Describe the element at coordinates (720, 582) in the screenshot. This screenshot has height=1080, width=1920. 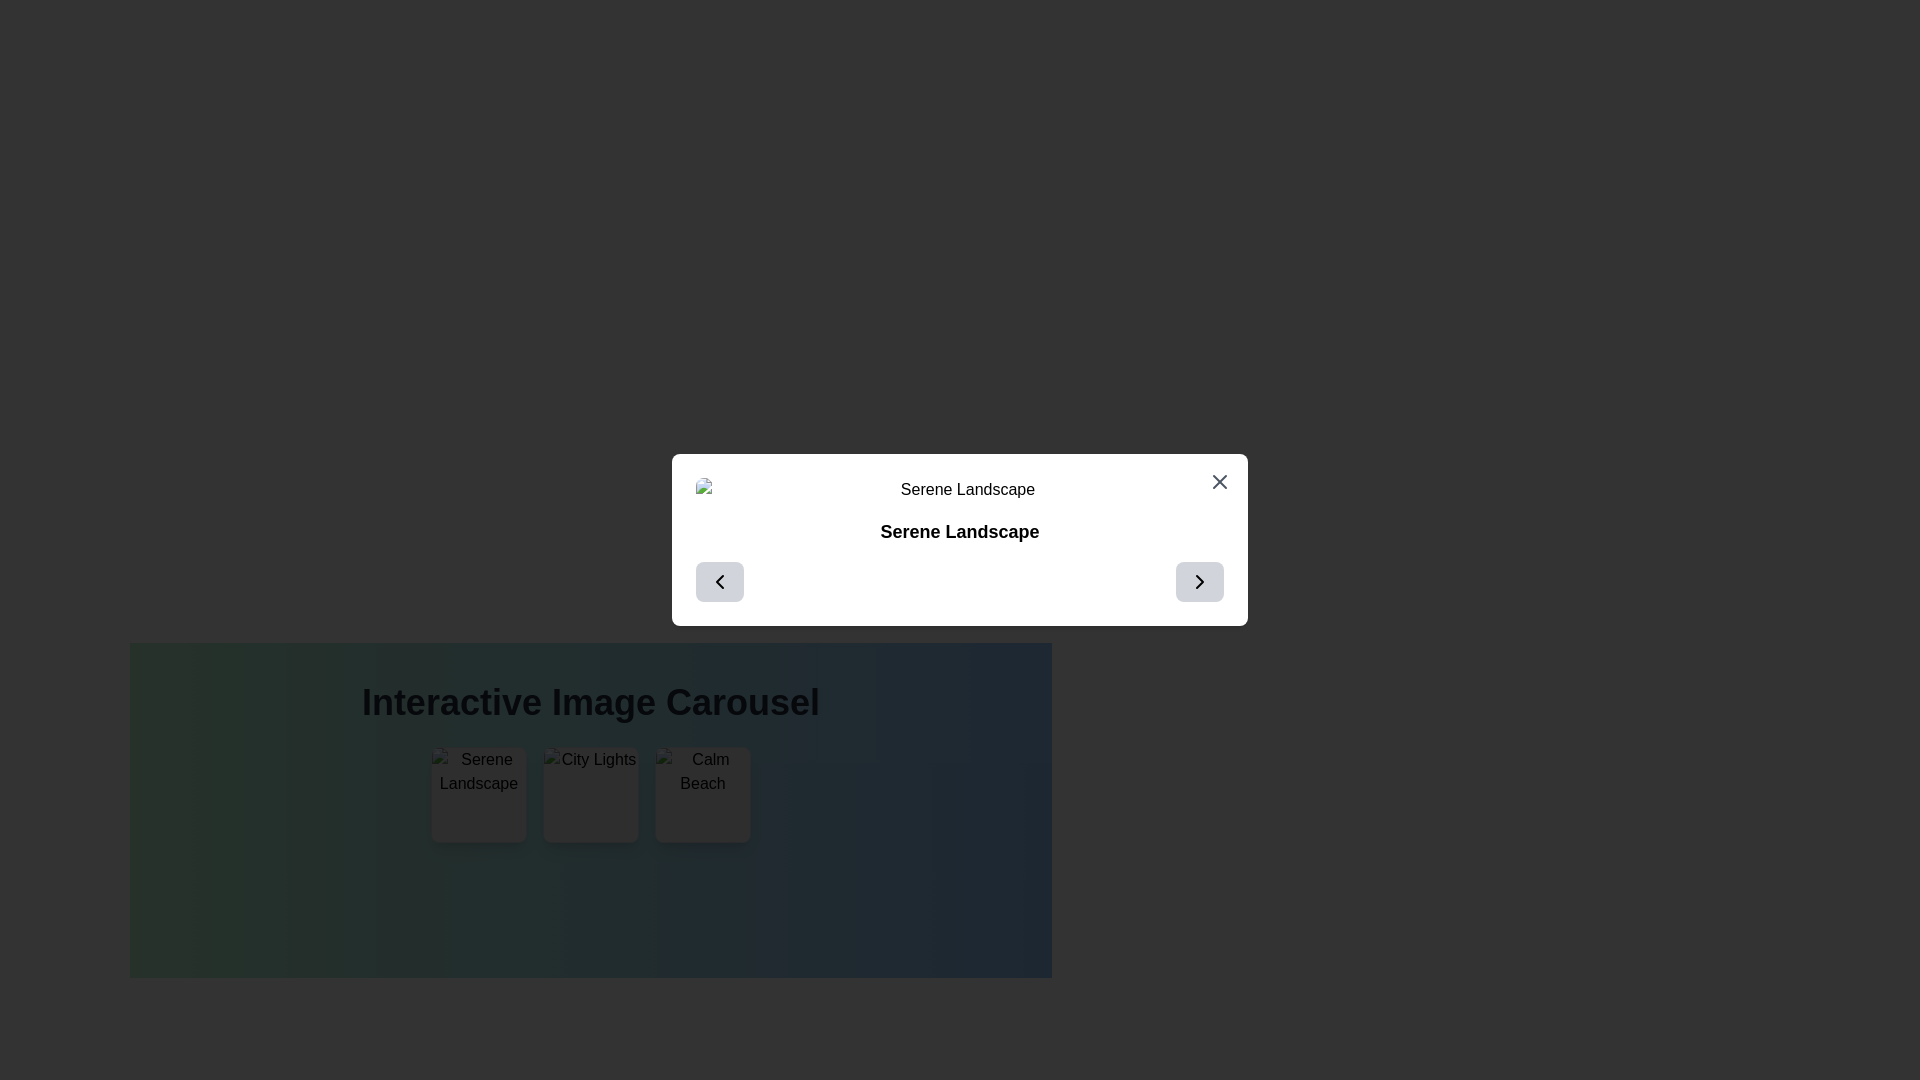
I see `the left-chevron arrow button, which is a minimalistic black icon on a light-gray rounded background` at that location.